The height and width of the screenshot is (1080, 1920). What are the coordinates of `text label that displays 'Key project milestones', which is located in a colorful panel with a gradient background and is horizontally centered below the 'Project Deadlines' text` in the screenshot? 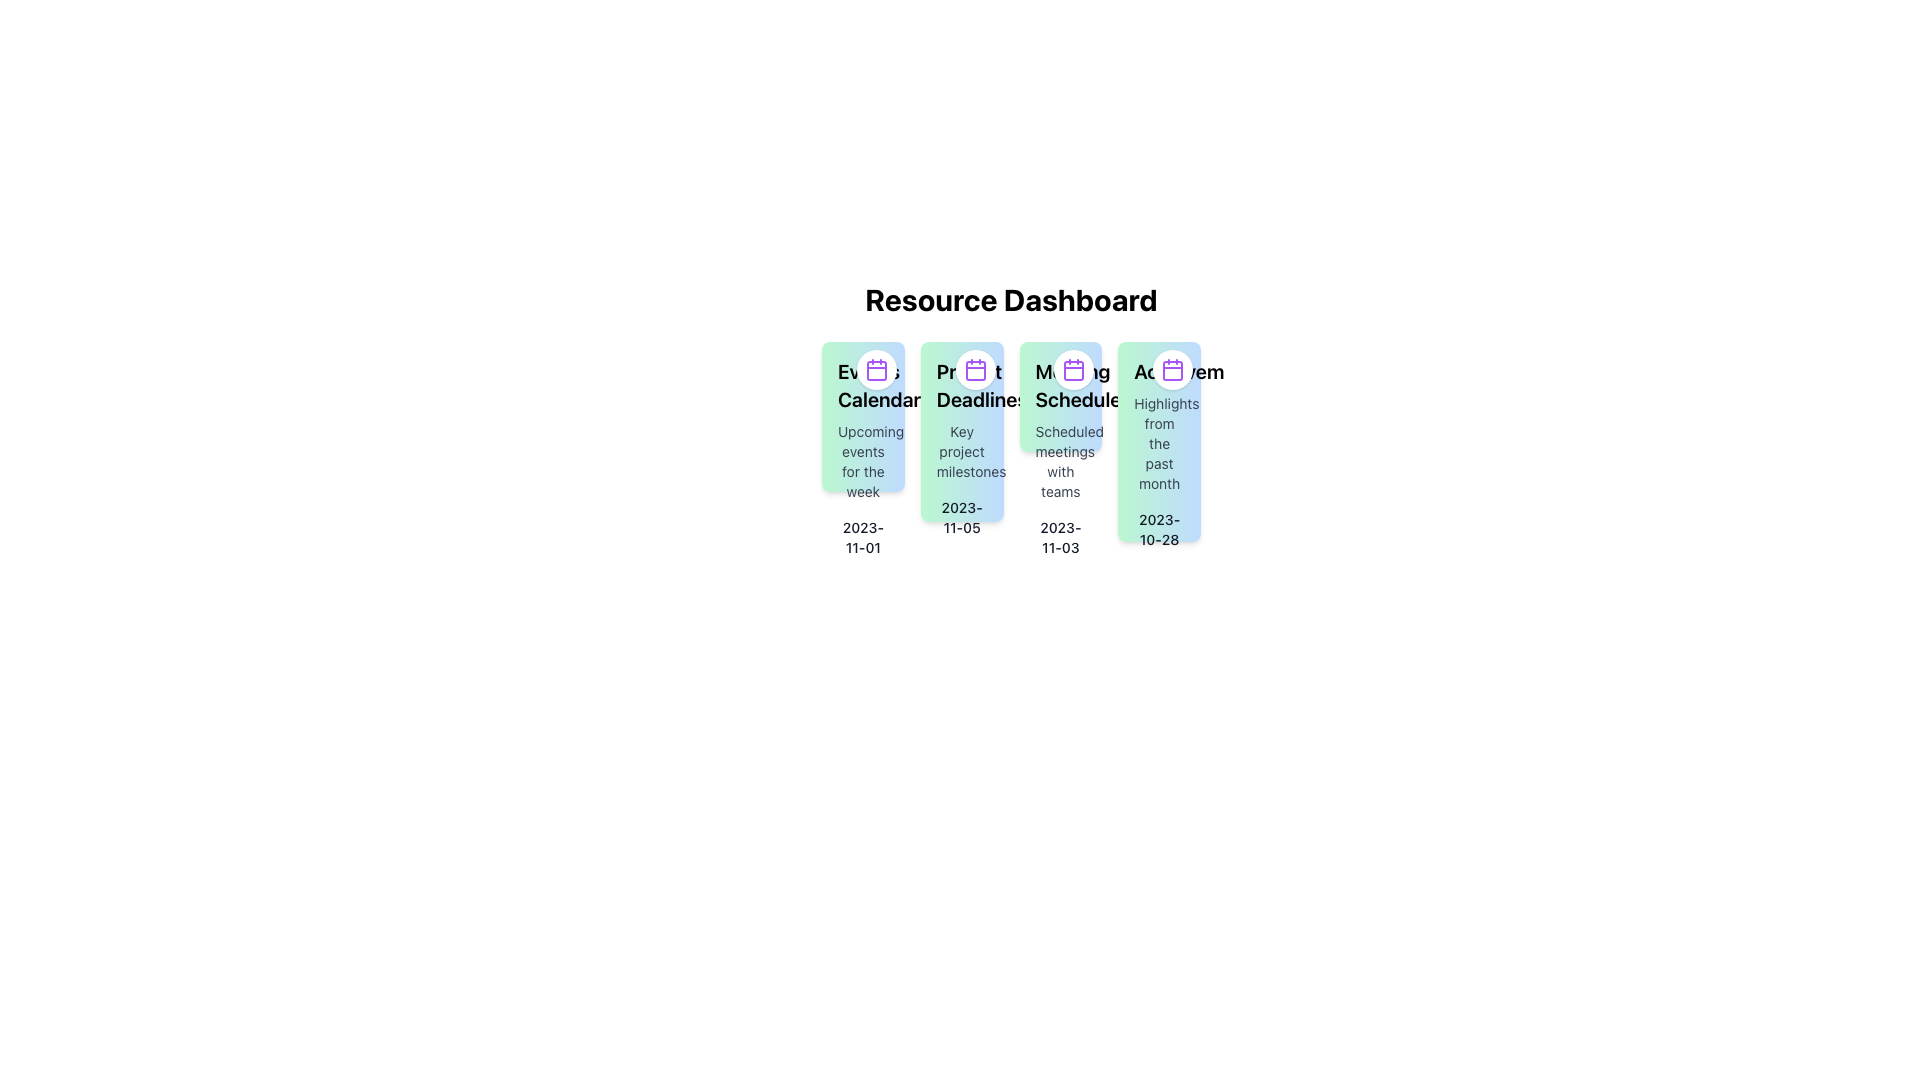 It's located at (962, 451).